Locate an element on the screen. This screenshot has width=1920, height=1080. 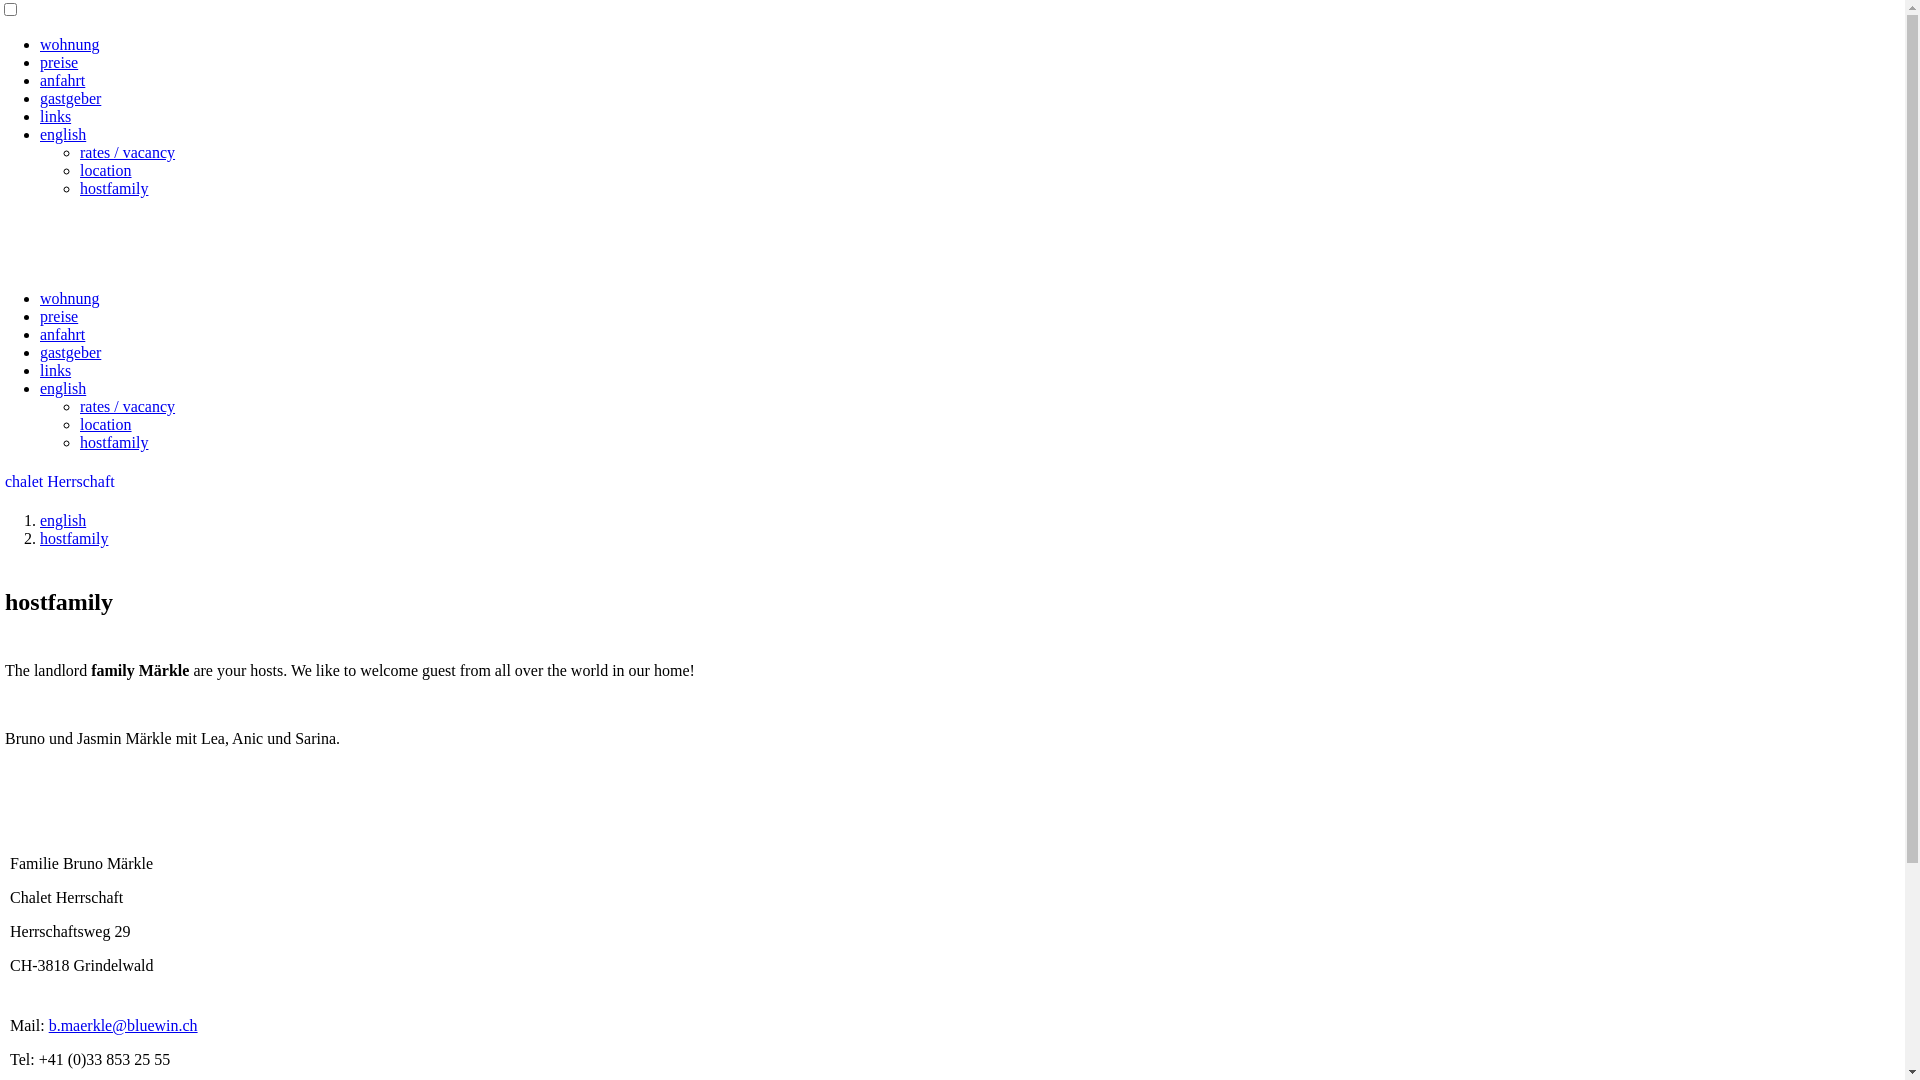
'preise' is located at coordinates (58, 315).